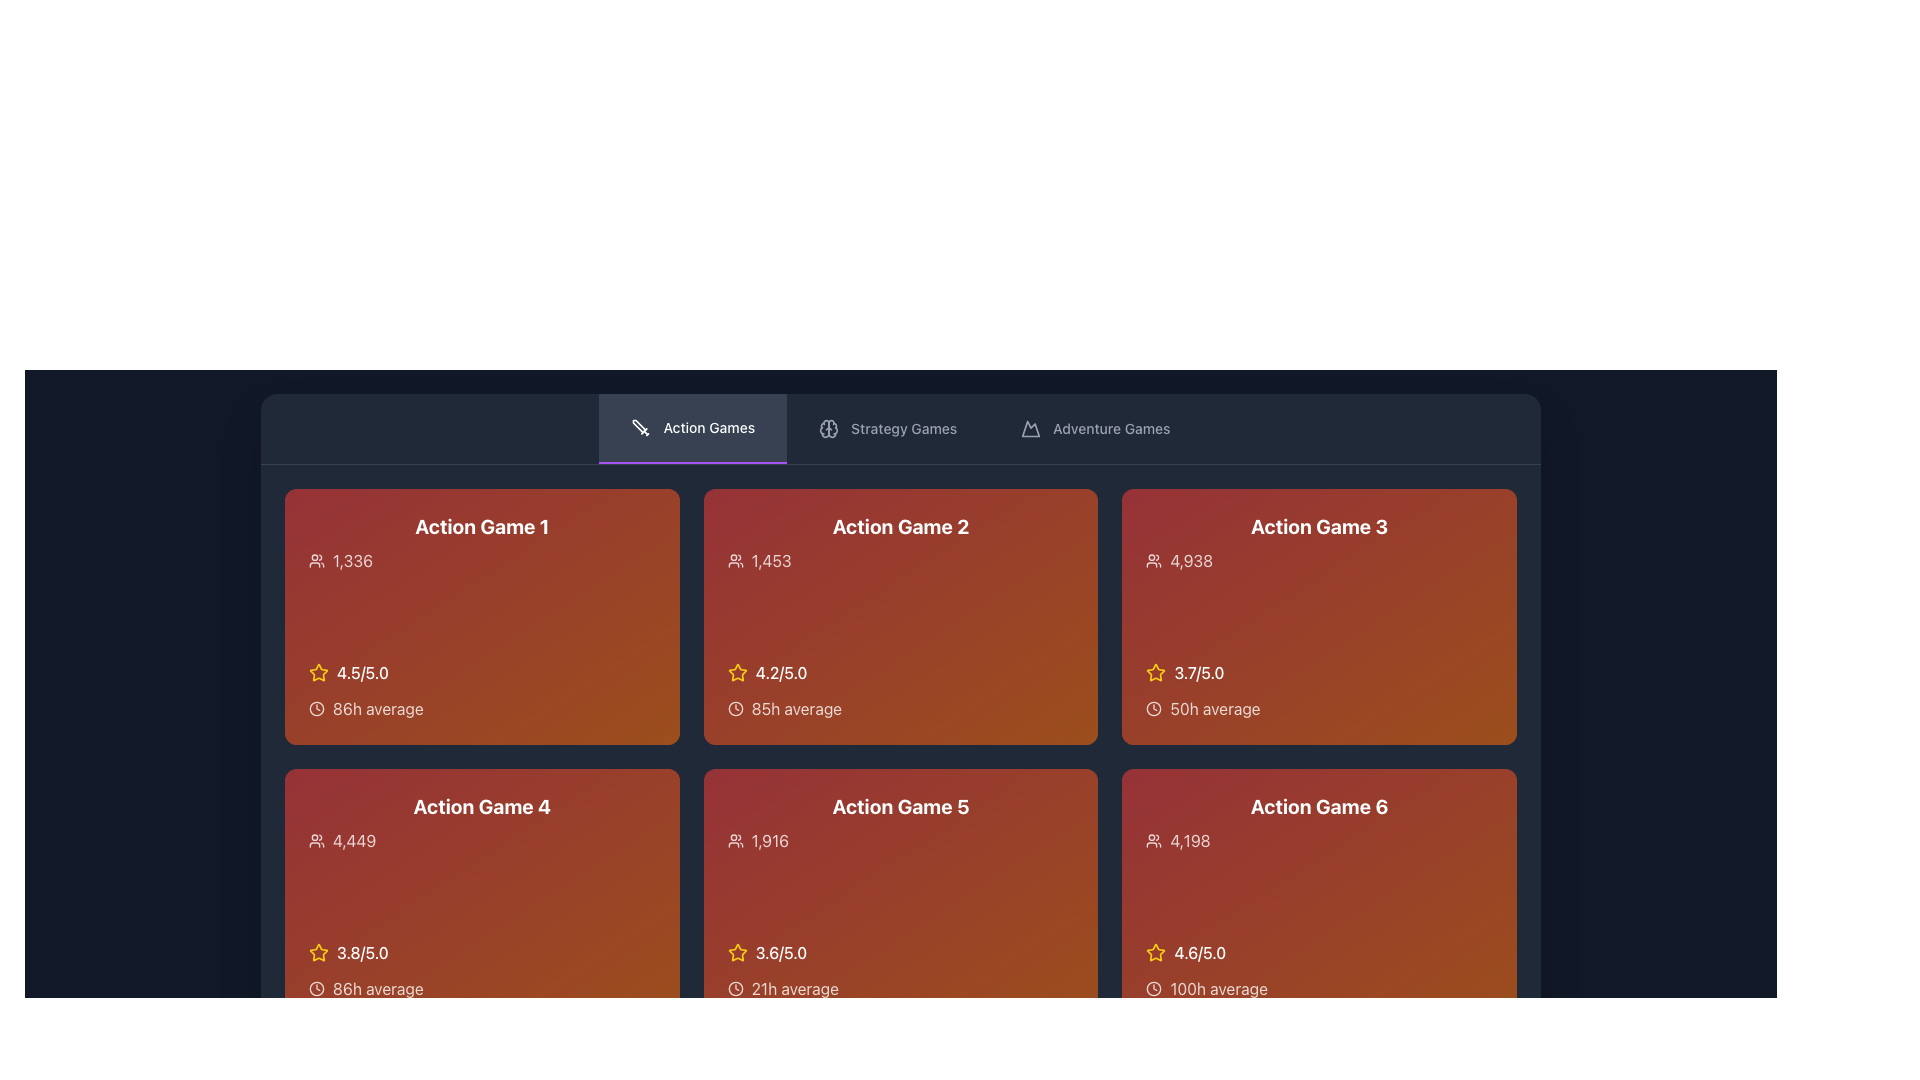 This screenshot has height=1080, width=1920. Describe the element at coordinates (900, 672) in the screenshot. I see `the Rating Display located within the second card labeled 'Action Game 2', which shows the average rating through star icons and a numerical score` at that location.